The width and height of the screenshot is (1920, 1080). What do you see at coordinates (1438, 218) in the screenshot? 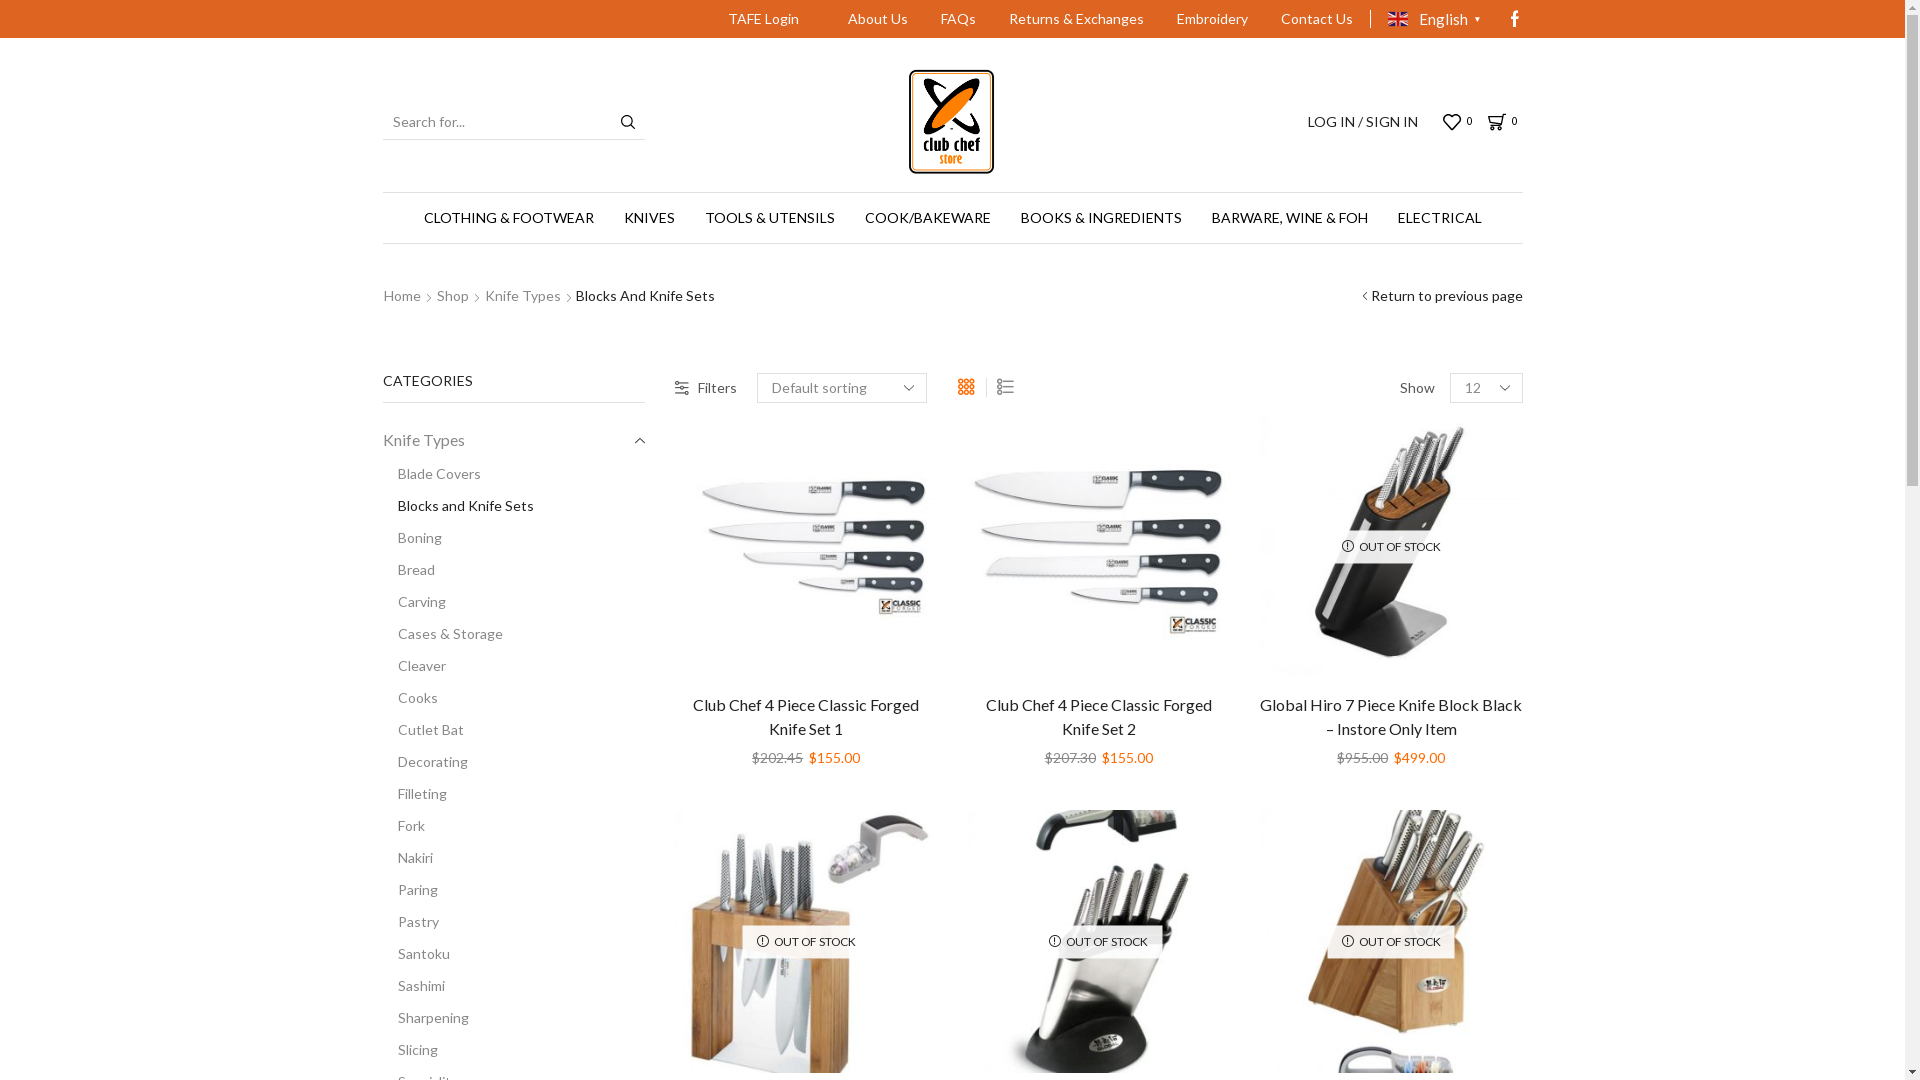
I see `'ELECTRICAL'` at bounding box center [1438, 218].